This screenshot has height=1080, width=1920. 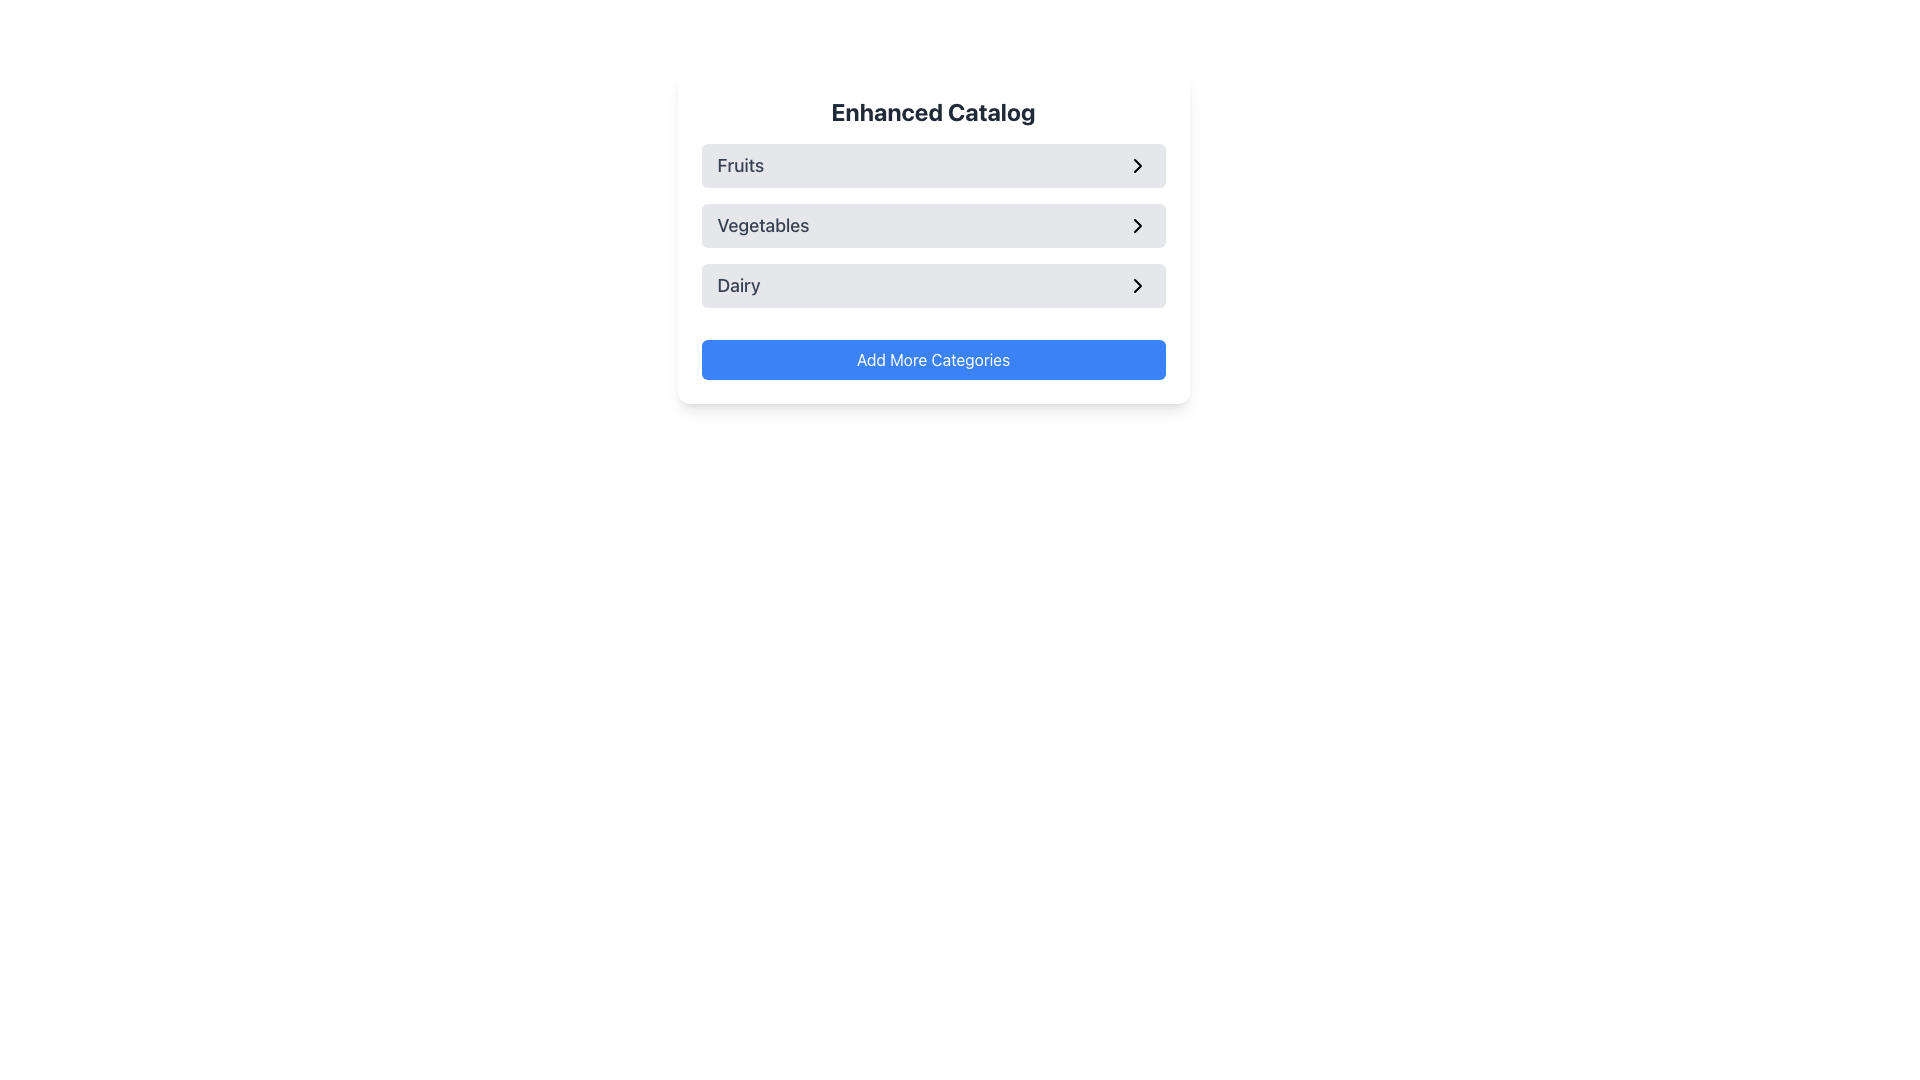 I want to click on the static text label indicating the category 'Dairy' located in the third item of the vertically stacked list, so click(x=738, y=285).